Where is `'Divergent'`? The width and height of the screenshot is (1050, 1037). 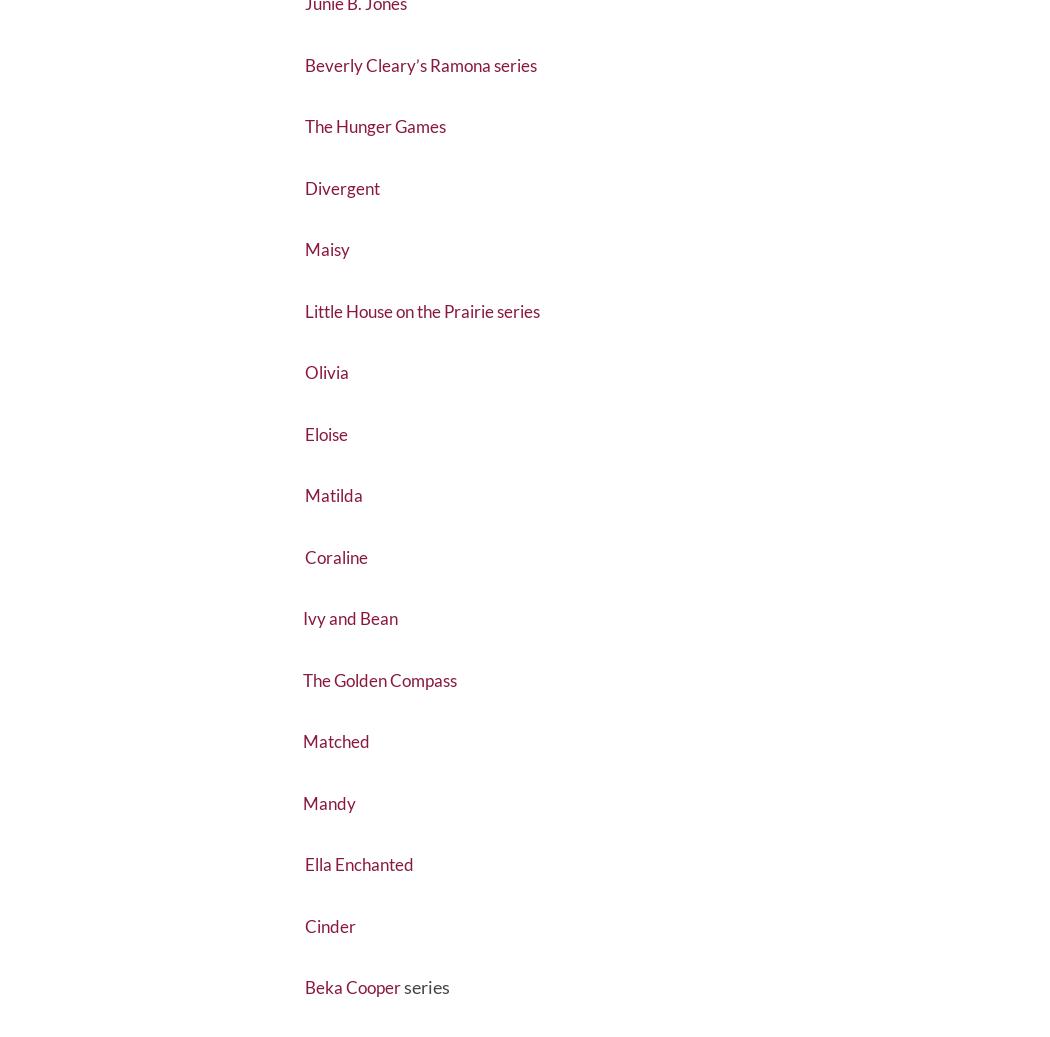
'Divergent' is located at coordinates (344, 238).